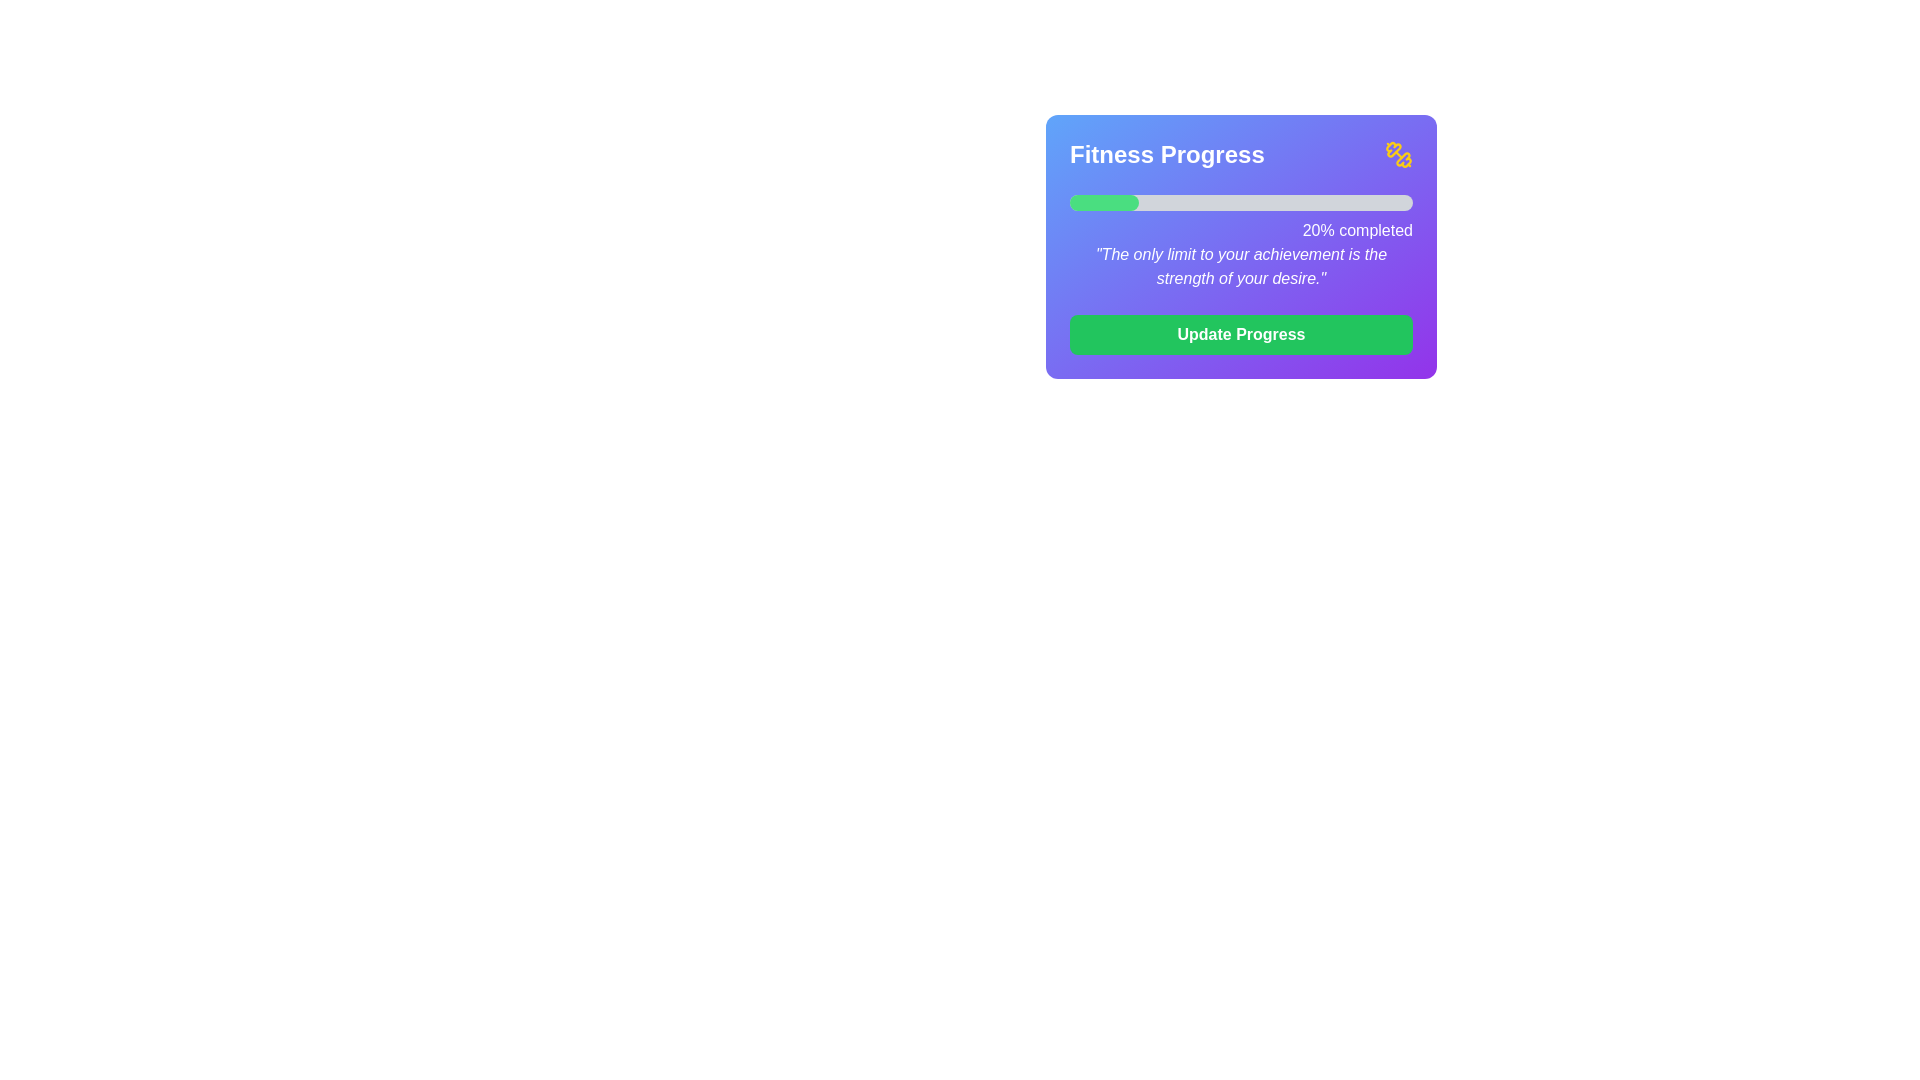 This screenshot has width=1920, height=1080. What do you see at coordinates (1397, 153) in the screenshot?
I see `the yellow dumbbell SVG icon located at the top-right corner of the 'Fitness Progress' card` at bounding box center [1397, 153].